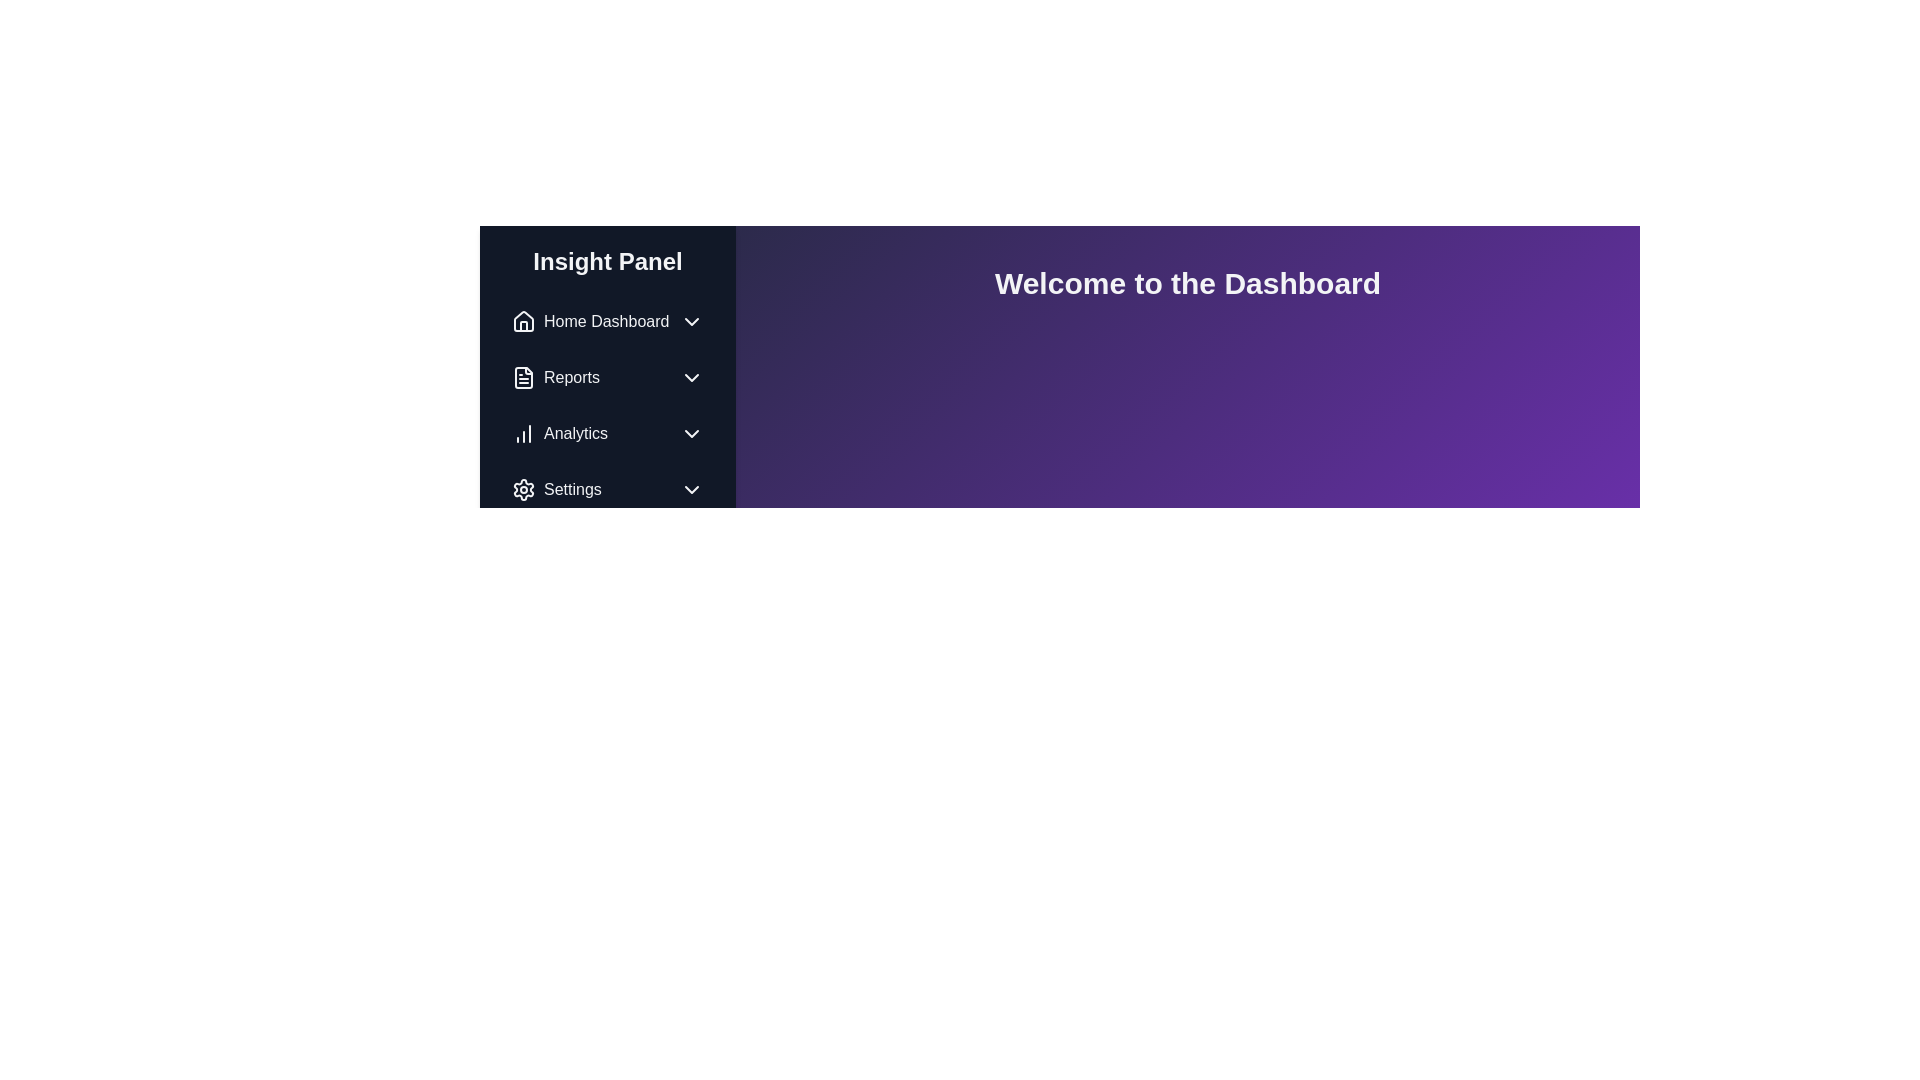  I want to click on the chevron icon that represents the ability, so click(691, 433).